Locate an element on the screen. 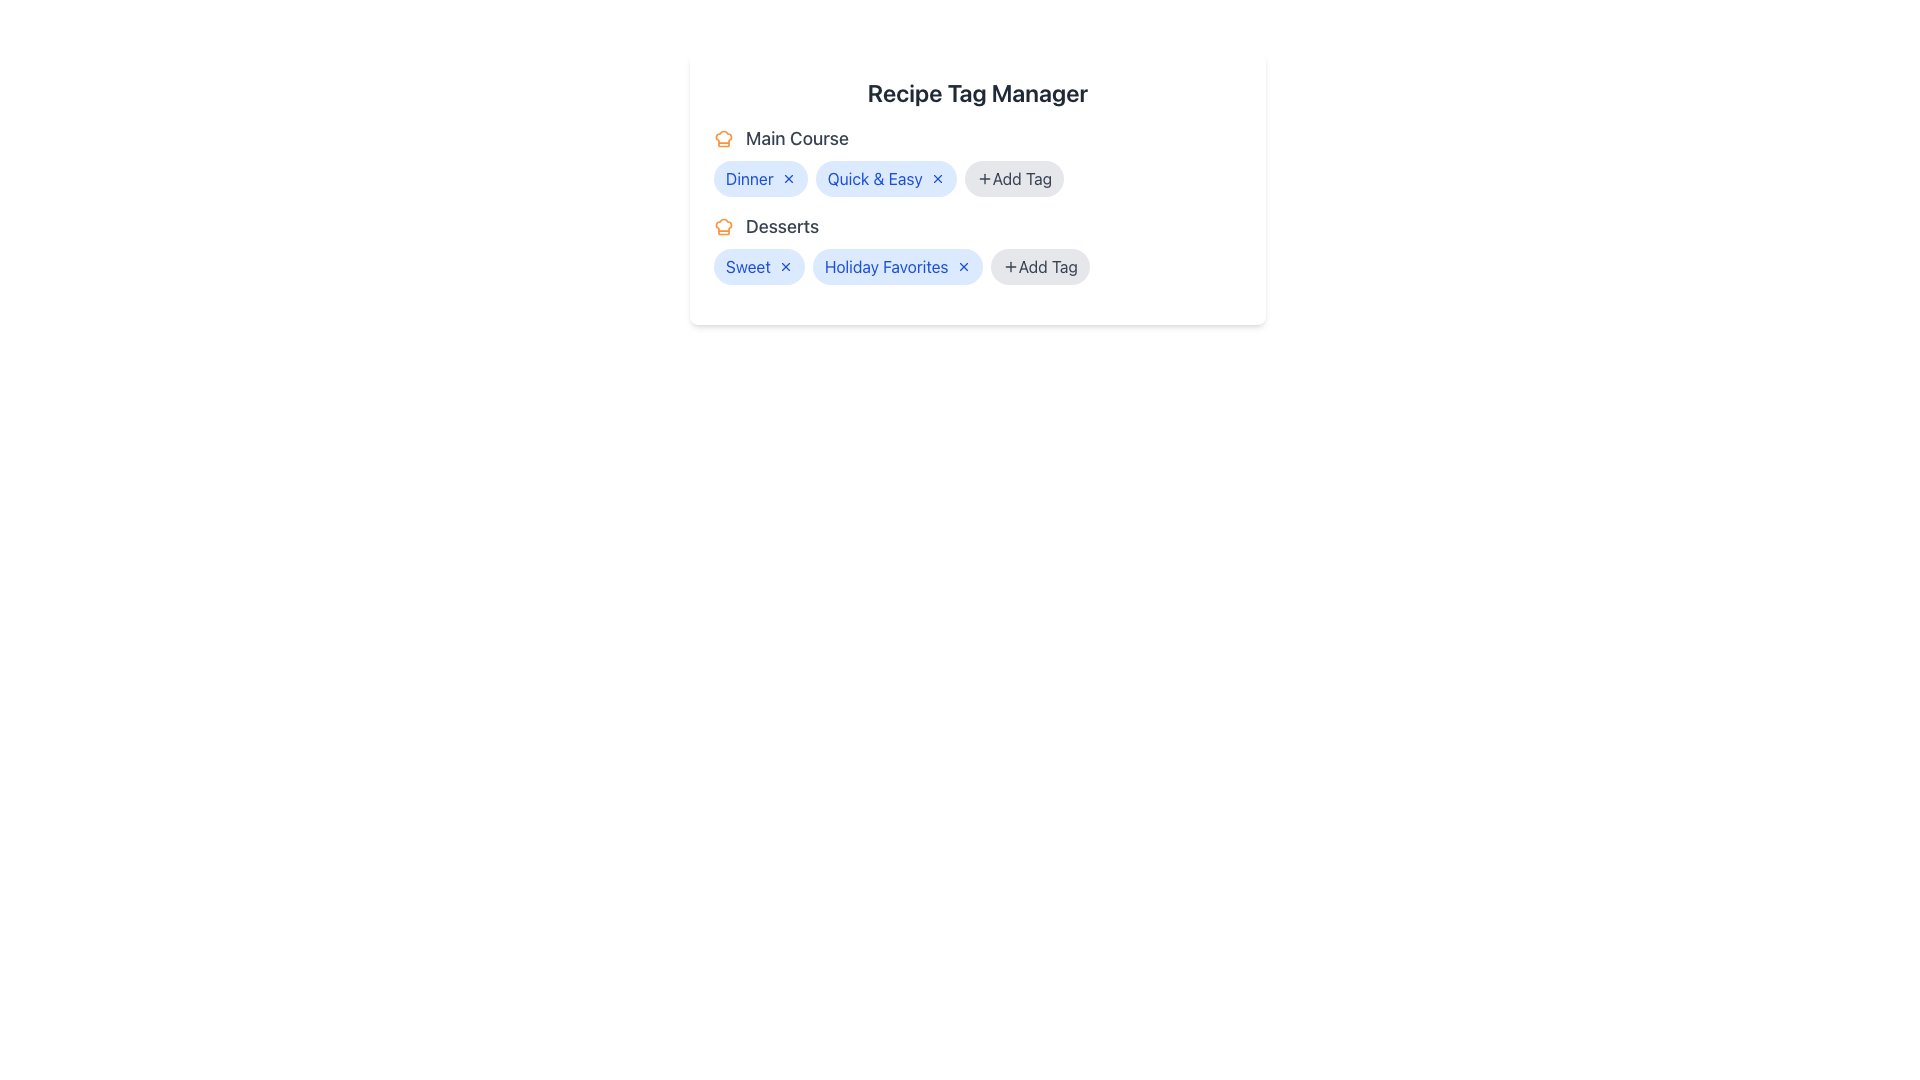  the icon within the second 'Add Tag' button located in the 'Desserts' section is located at coordinates (1010, 265).